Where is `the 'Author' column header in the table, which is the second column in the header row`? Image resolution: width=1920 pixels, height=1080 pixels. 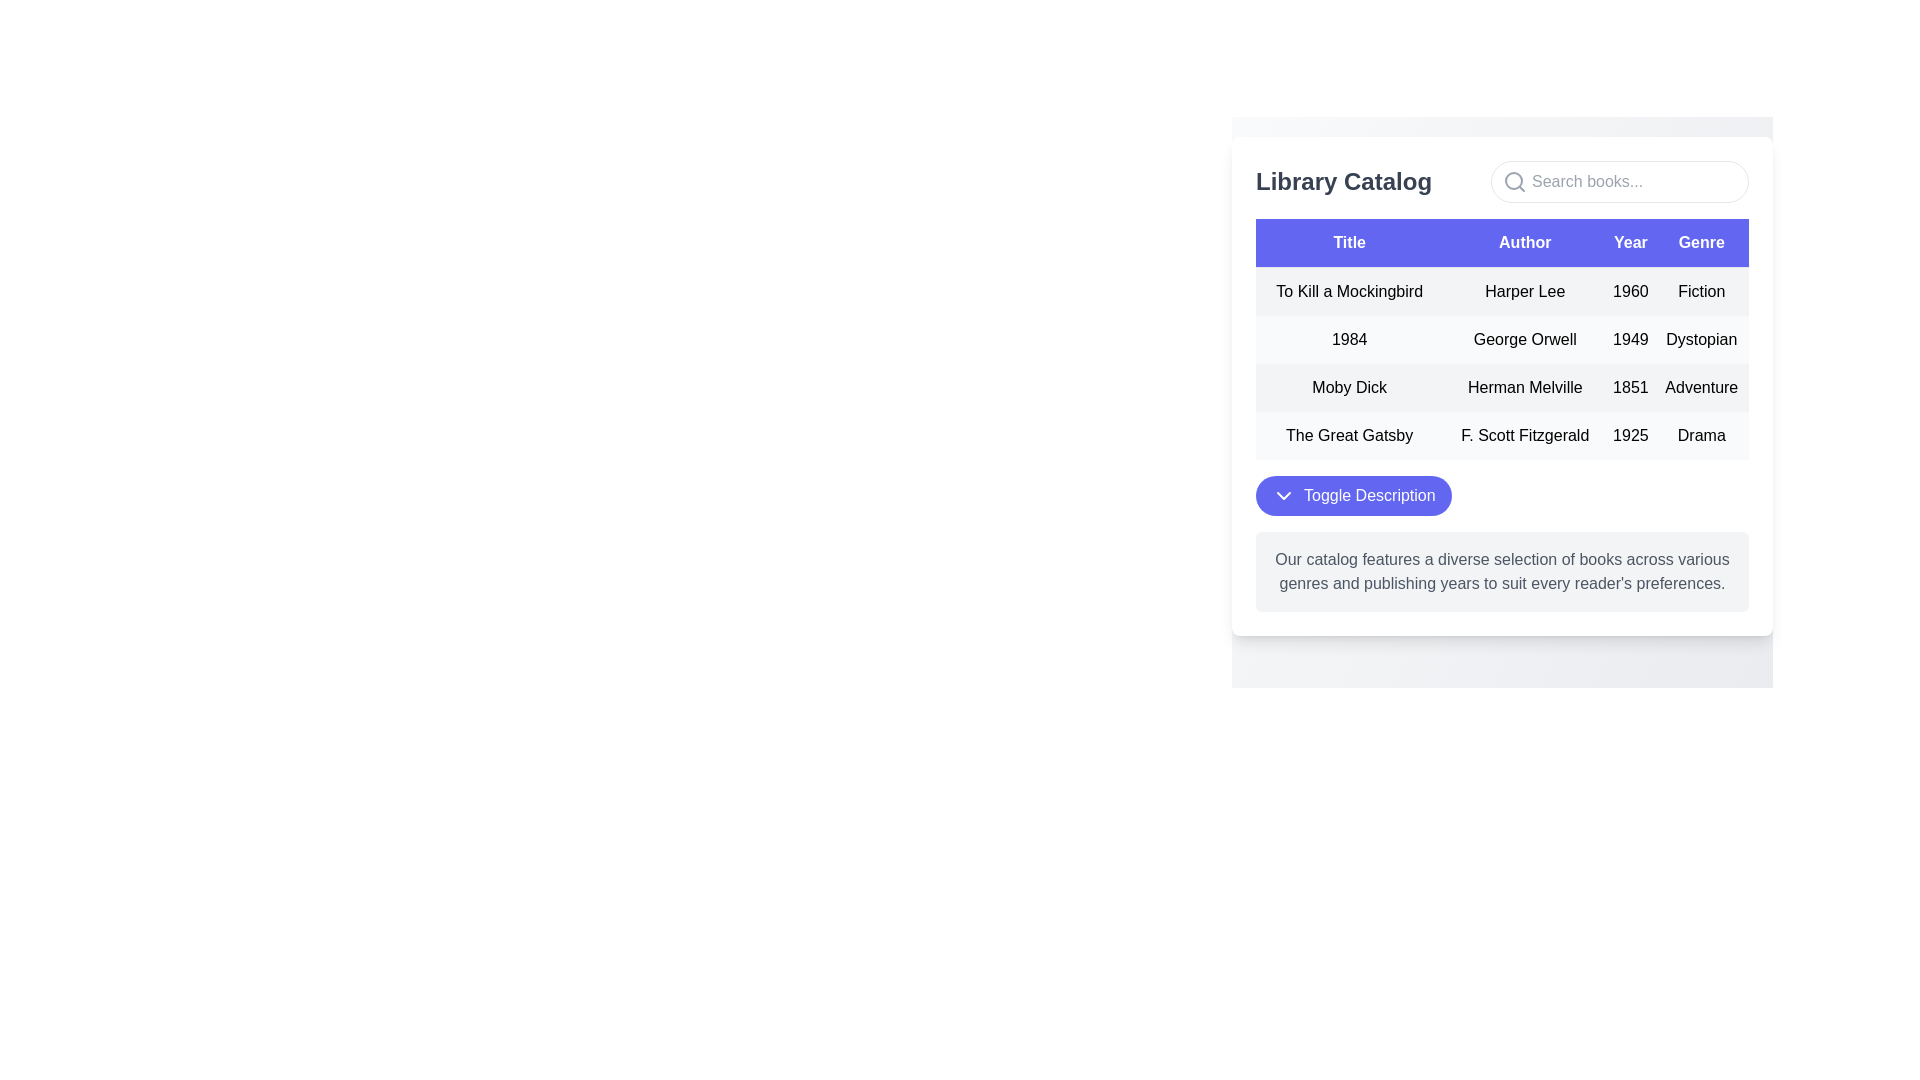
the 'Author' column header in the table, which is the second column in the header row is located at coordinates (1524, 242).